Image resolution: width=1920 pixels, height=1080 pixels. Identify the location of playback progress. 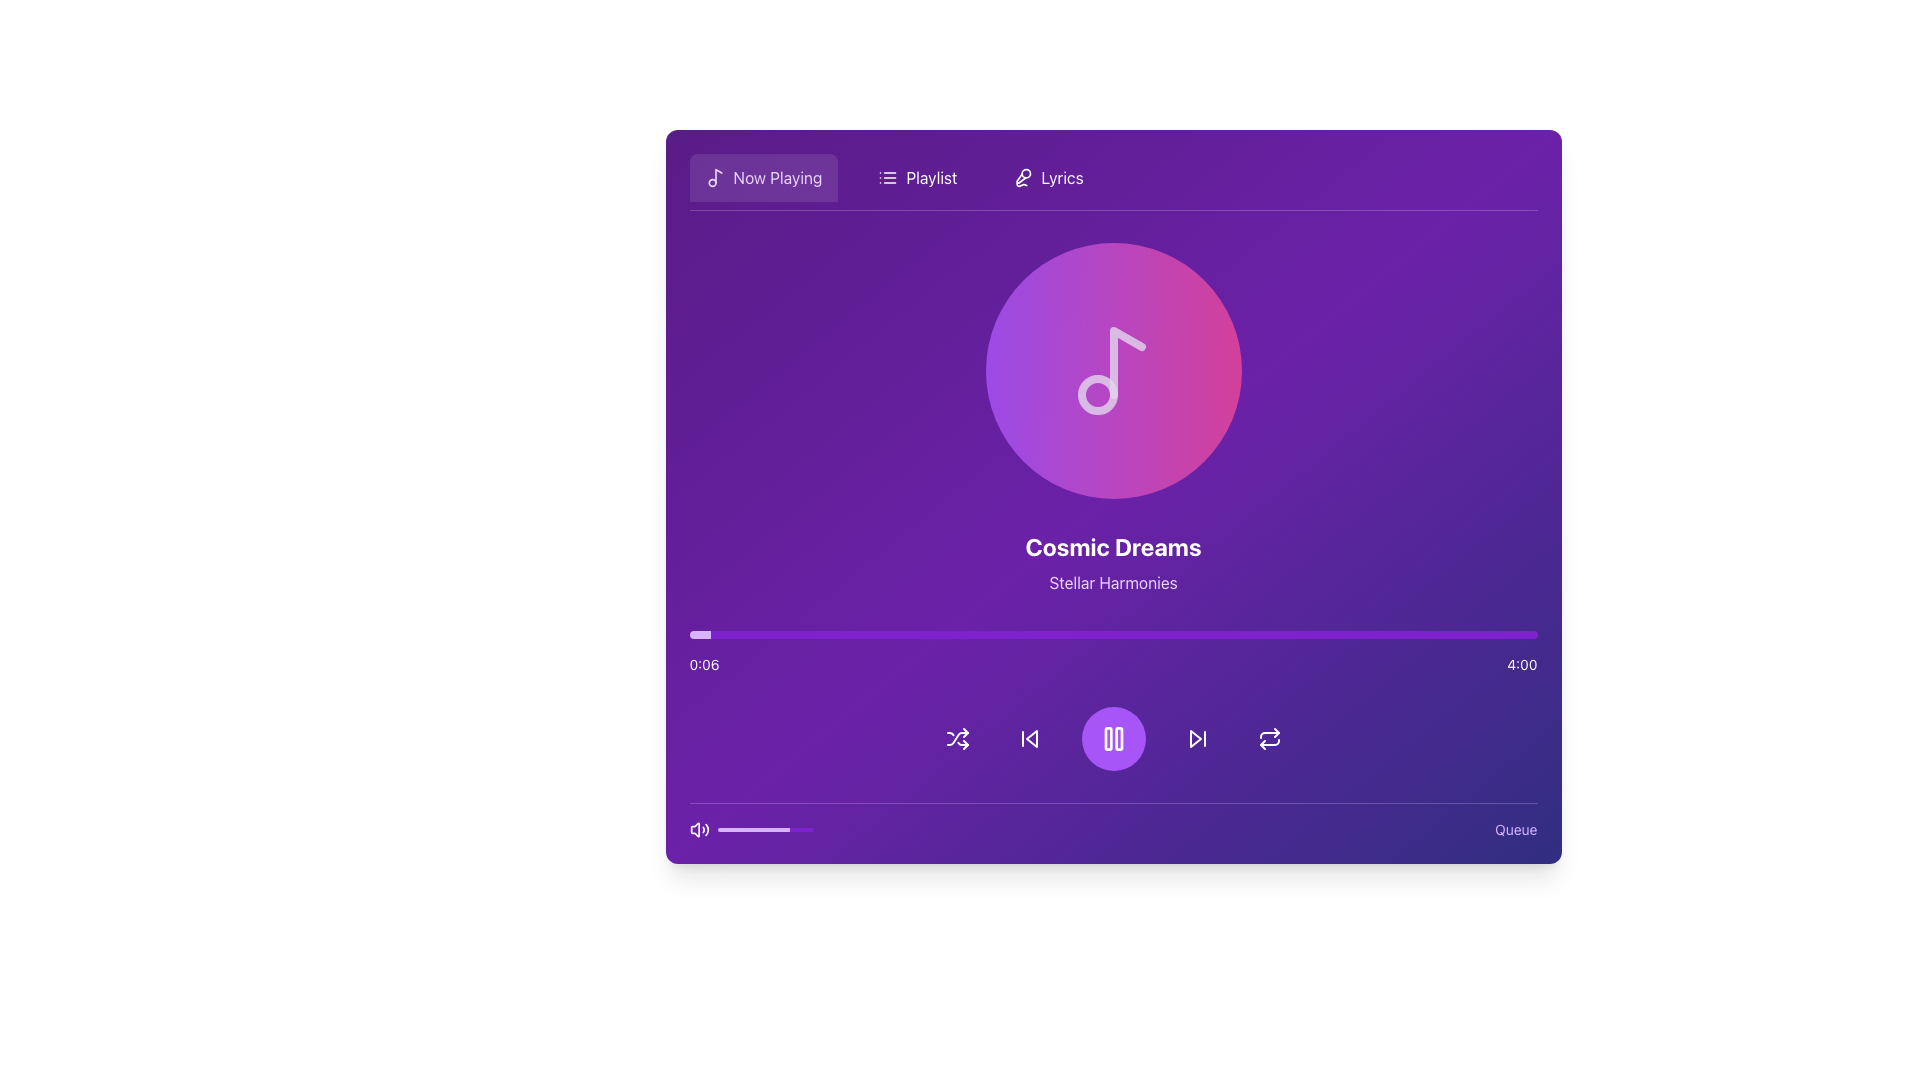
(730, 635).